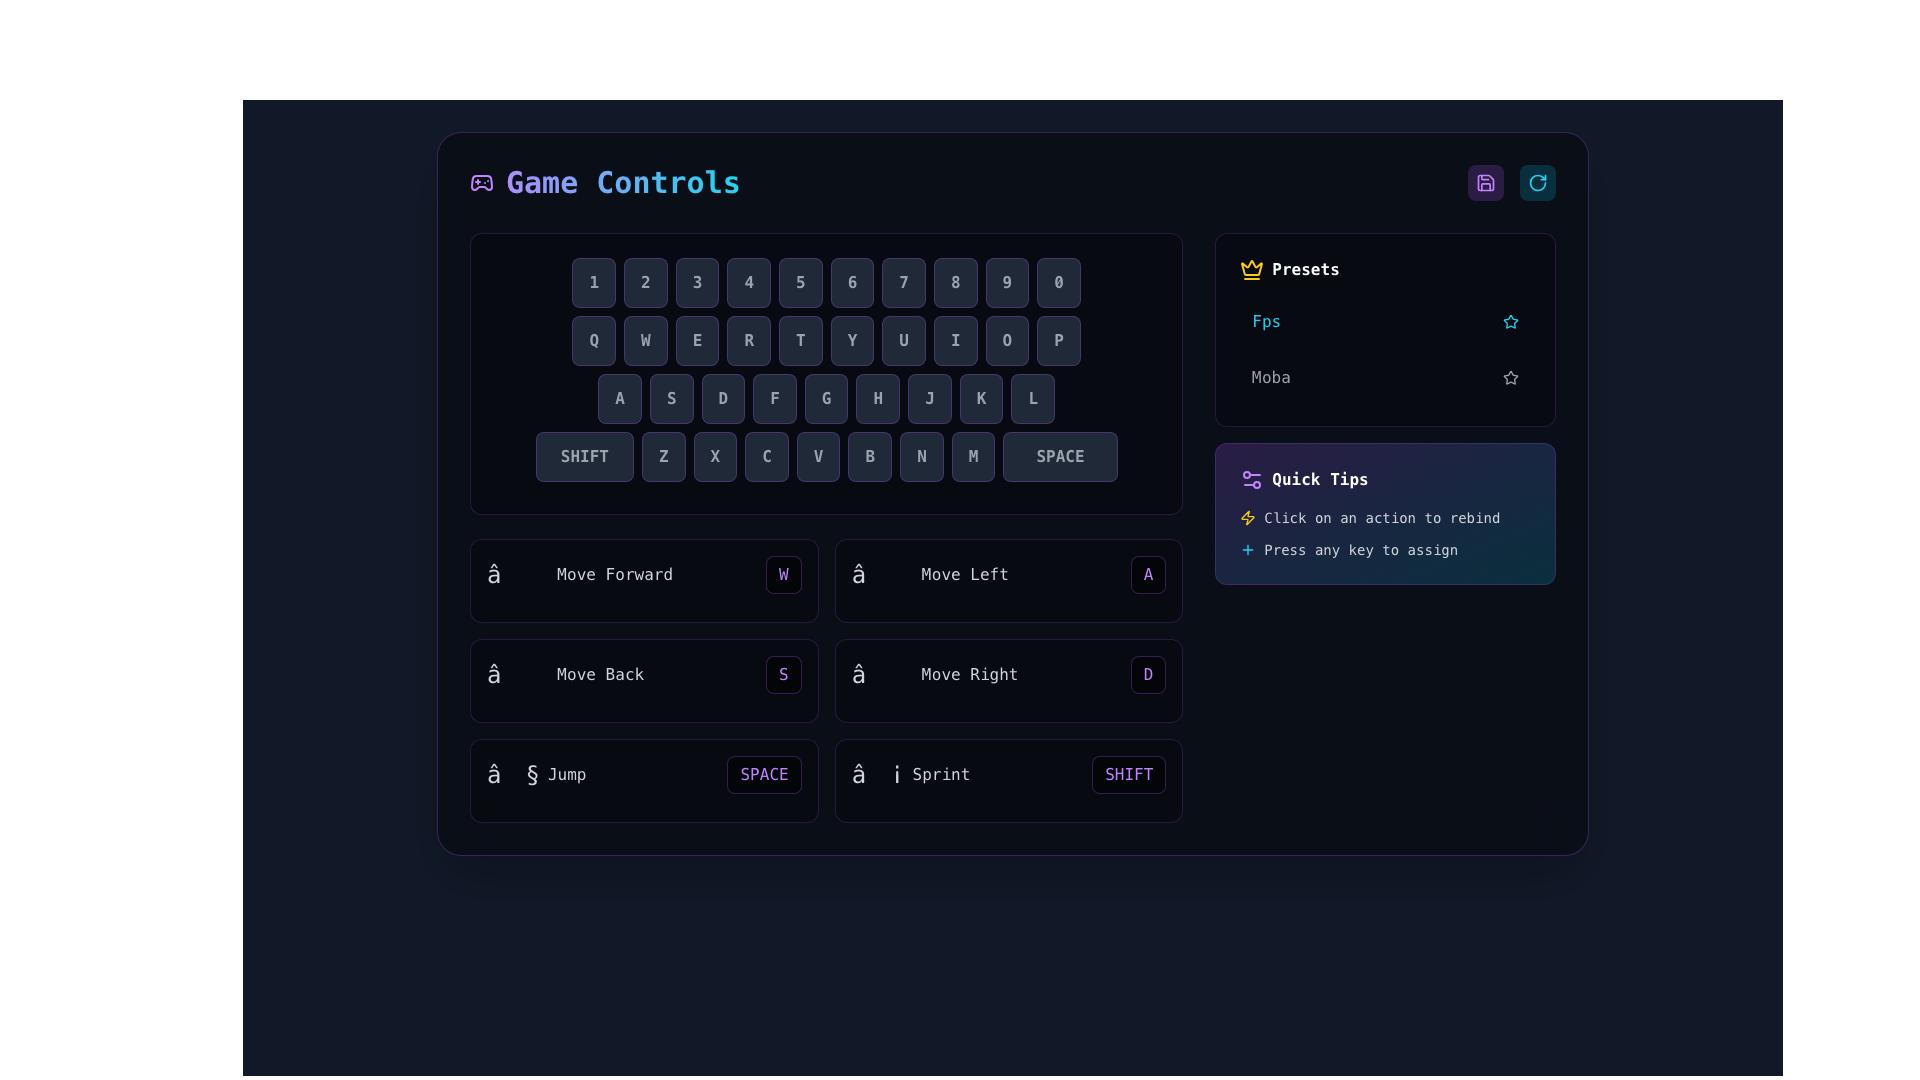  I want to click on the yellow crown-shaped icon located in the 'Presets' section, positioned near the label 'Presets' at the top-left corner of this section, so click(1251, 266).